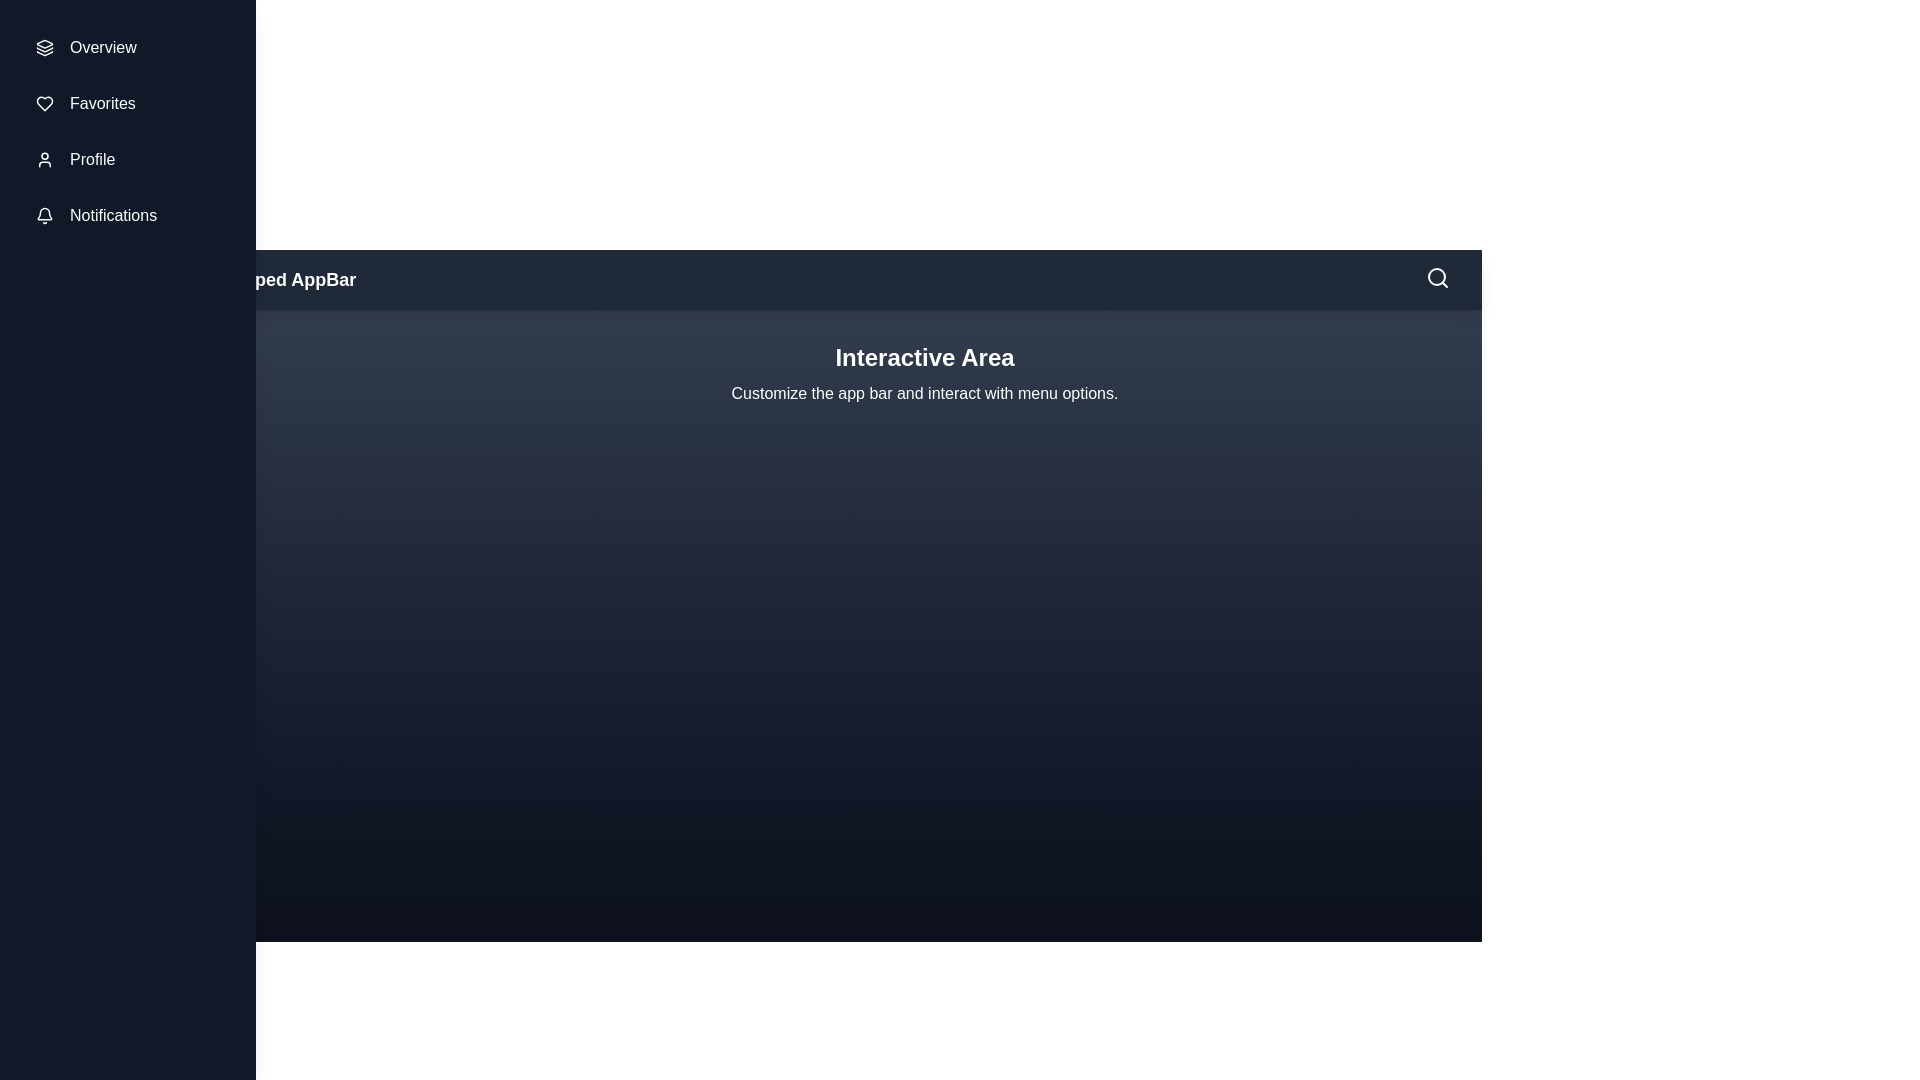 This screenshot has width=1920, height=1080. I want to click on the sidebar item Favorites to highlight it, so click(127, 104).